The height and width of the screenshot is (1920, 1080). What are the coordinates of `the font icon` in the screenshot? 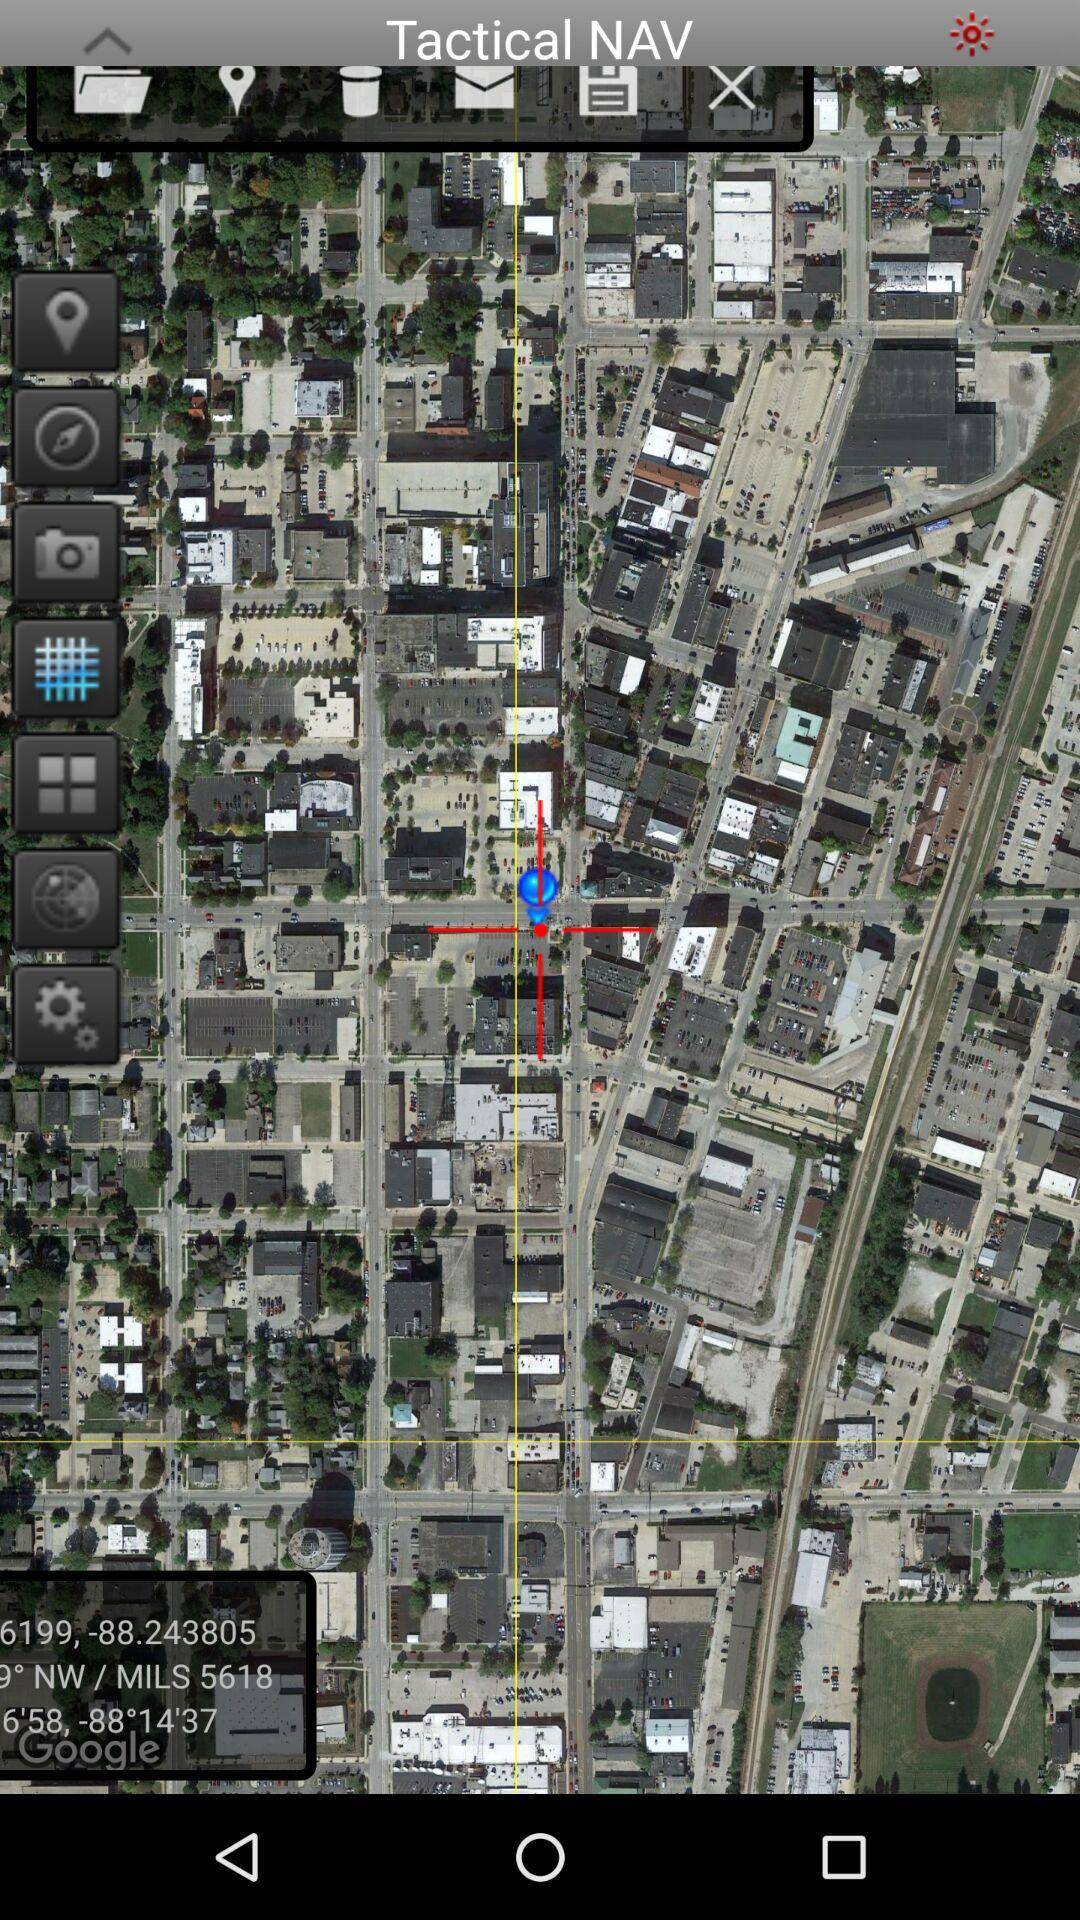 It's located at (107, 36).